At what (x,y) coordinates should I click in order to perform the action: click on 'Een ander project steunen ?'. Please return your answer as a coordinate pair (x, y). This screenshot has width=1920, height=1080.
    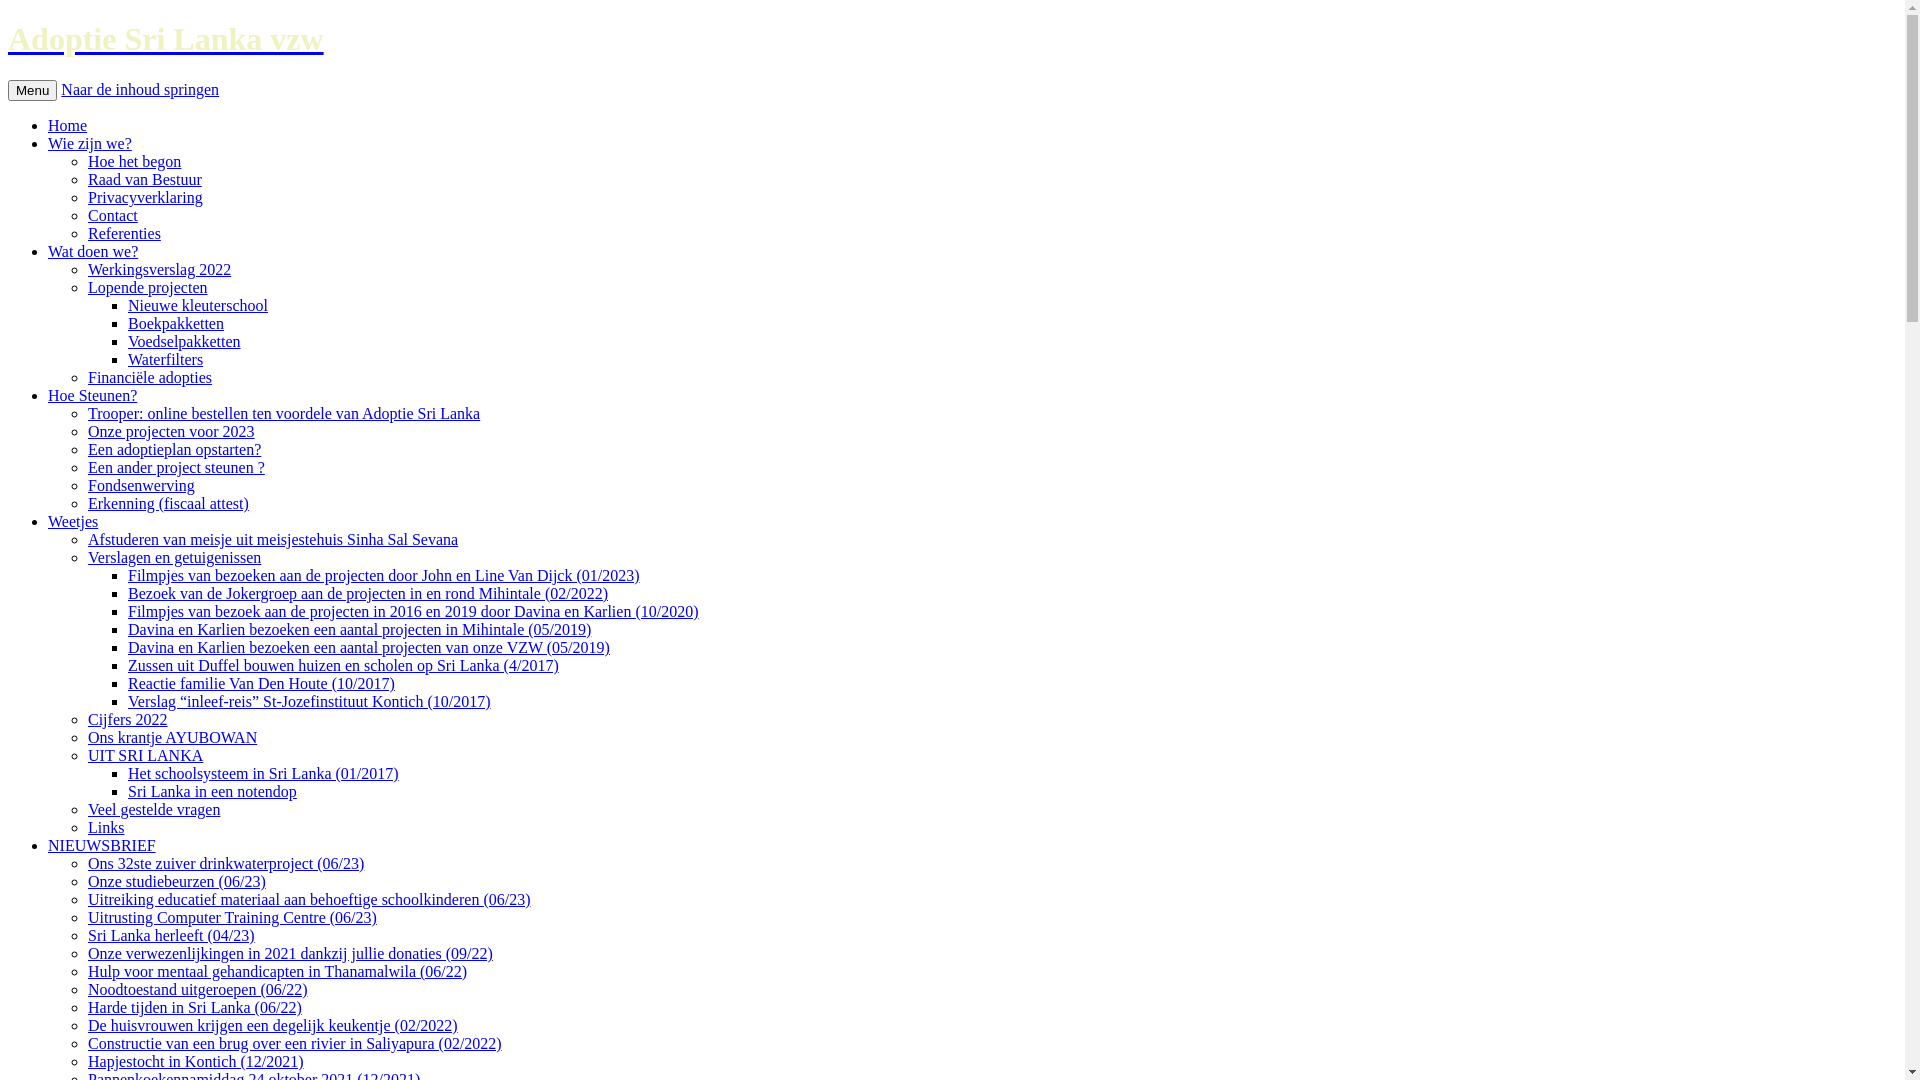
    Looking at the image, I should click on (86, 467).